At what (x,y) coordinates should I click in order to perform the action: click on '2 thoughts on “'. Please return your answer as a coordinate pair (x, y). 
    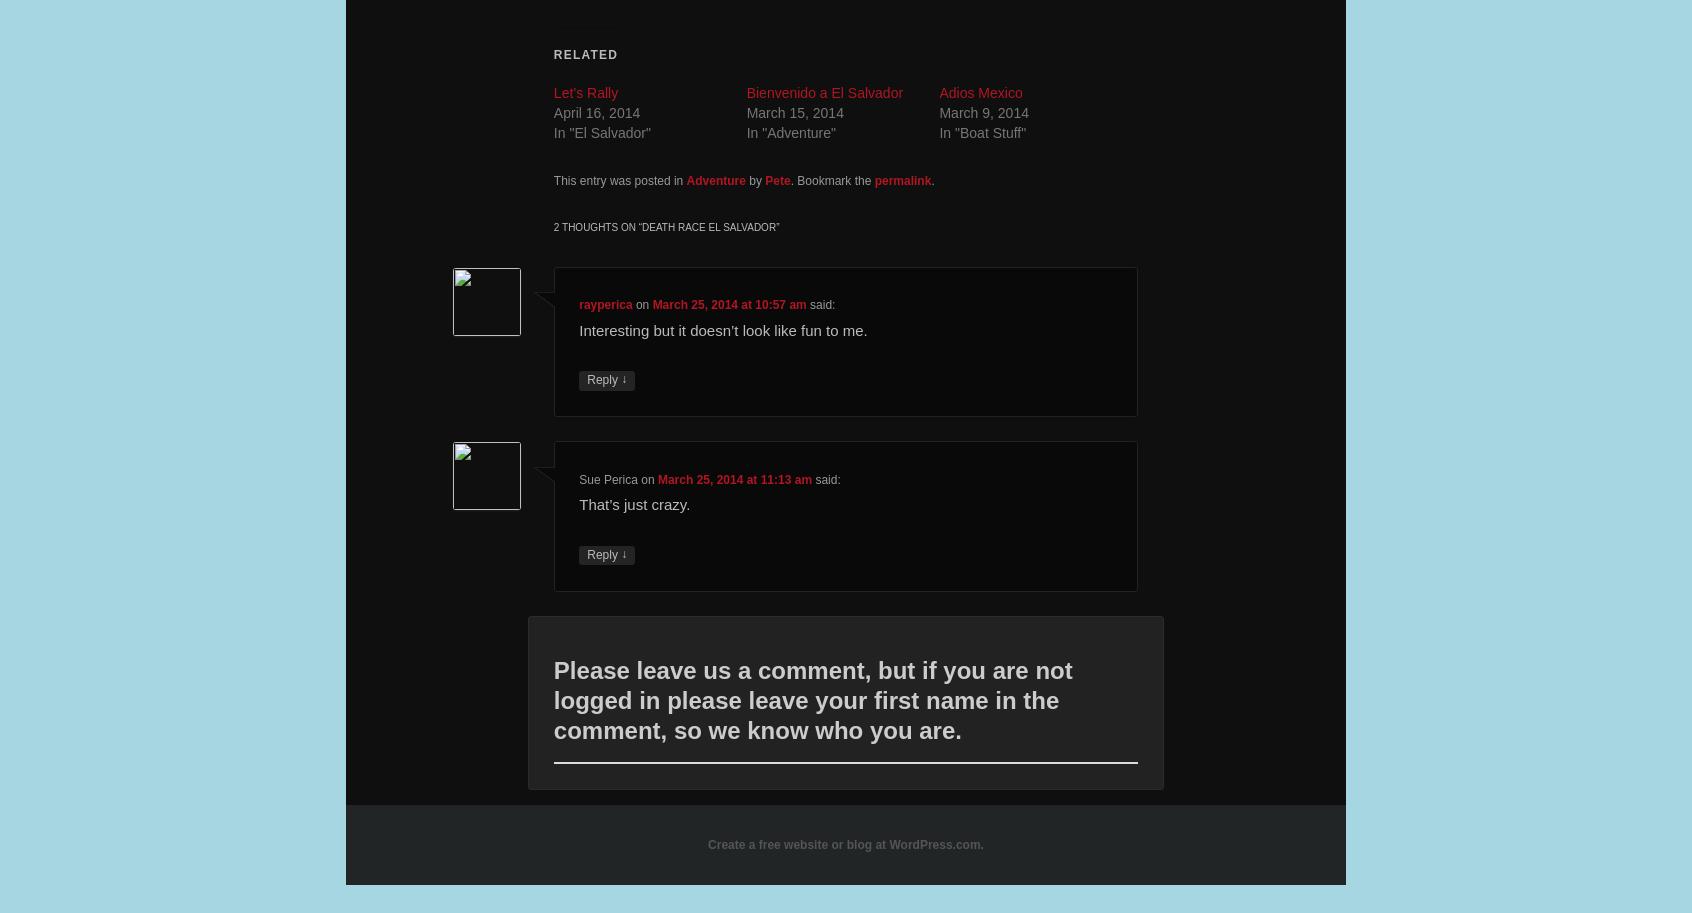
    Looking at the image, I should click on (596, 225).